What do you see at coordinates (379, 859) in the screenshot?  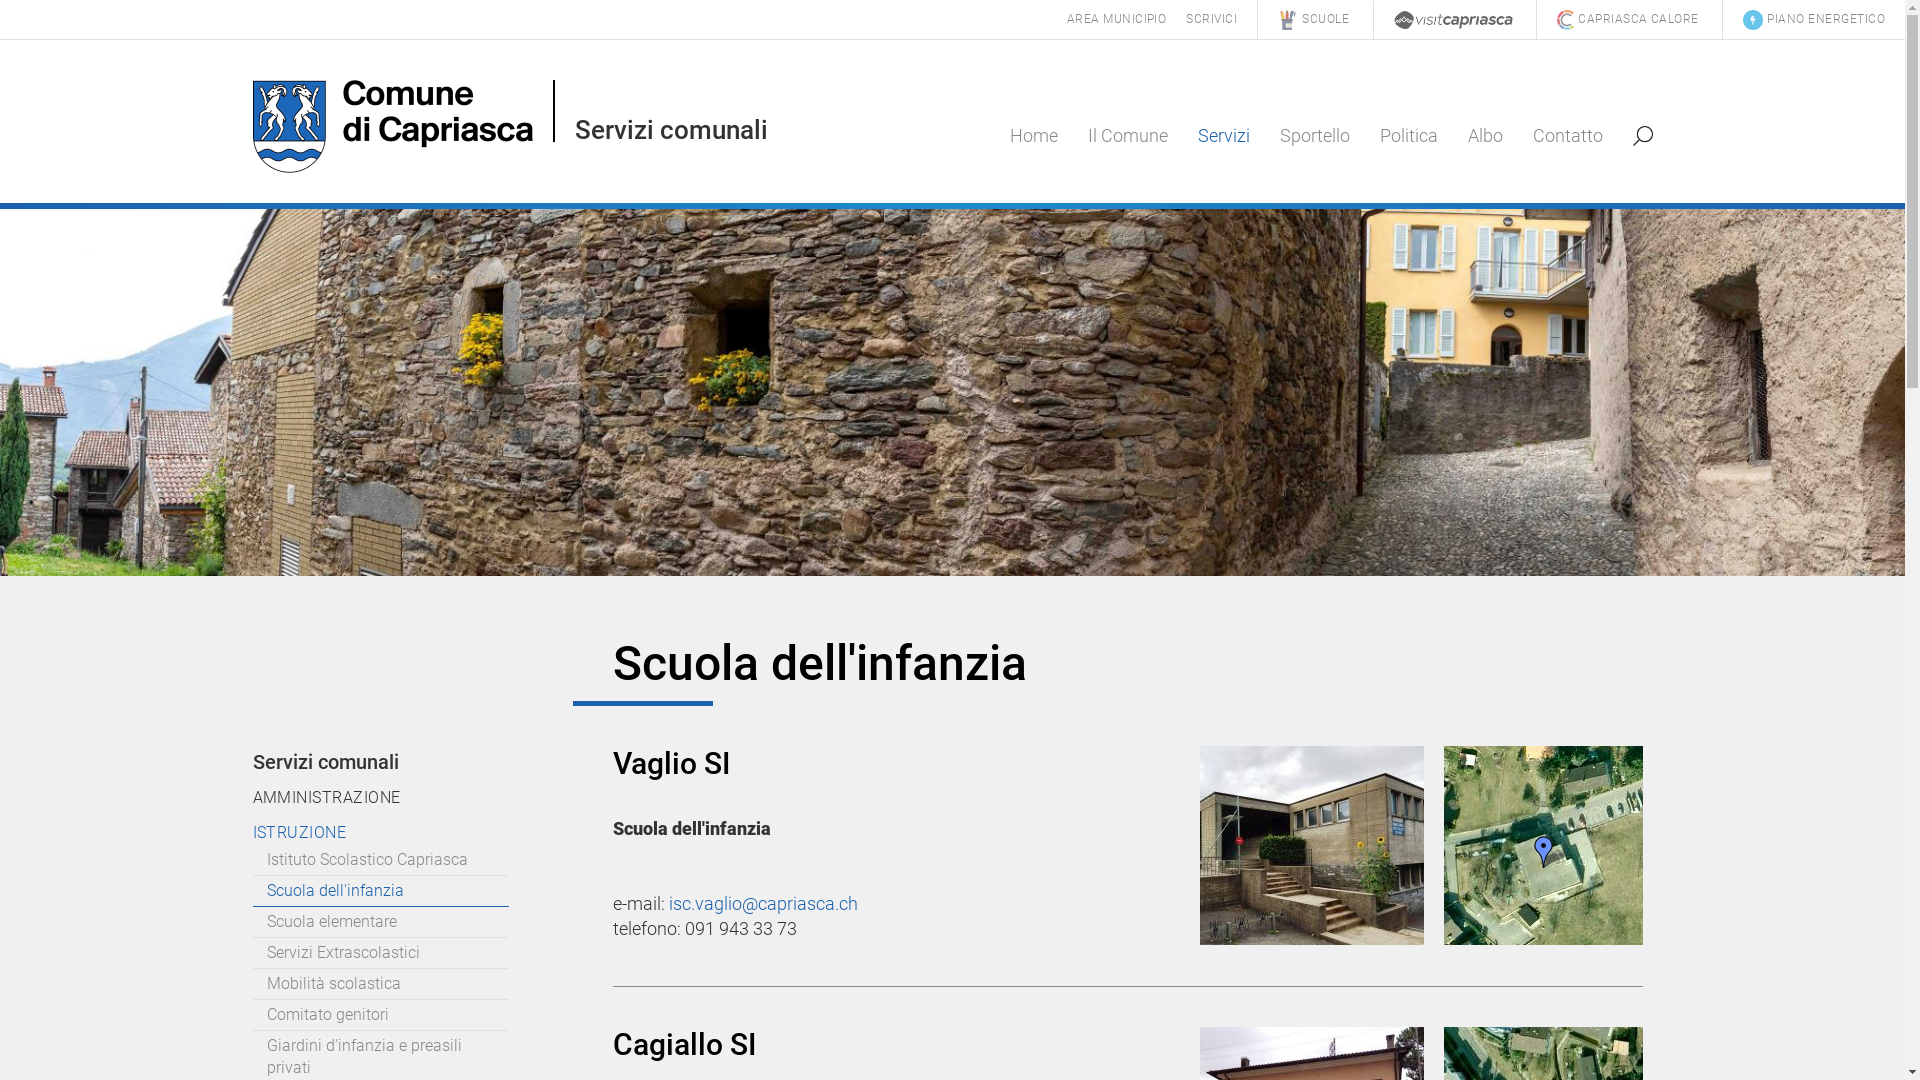 I see `'Istituto Scolastico Capriasca'` at bounding box center [379, 859].